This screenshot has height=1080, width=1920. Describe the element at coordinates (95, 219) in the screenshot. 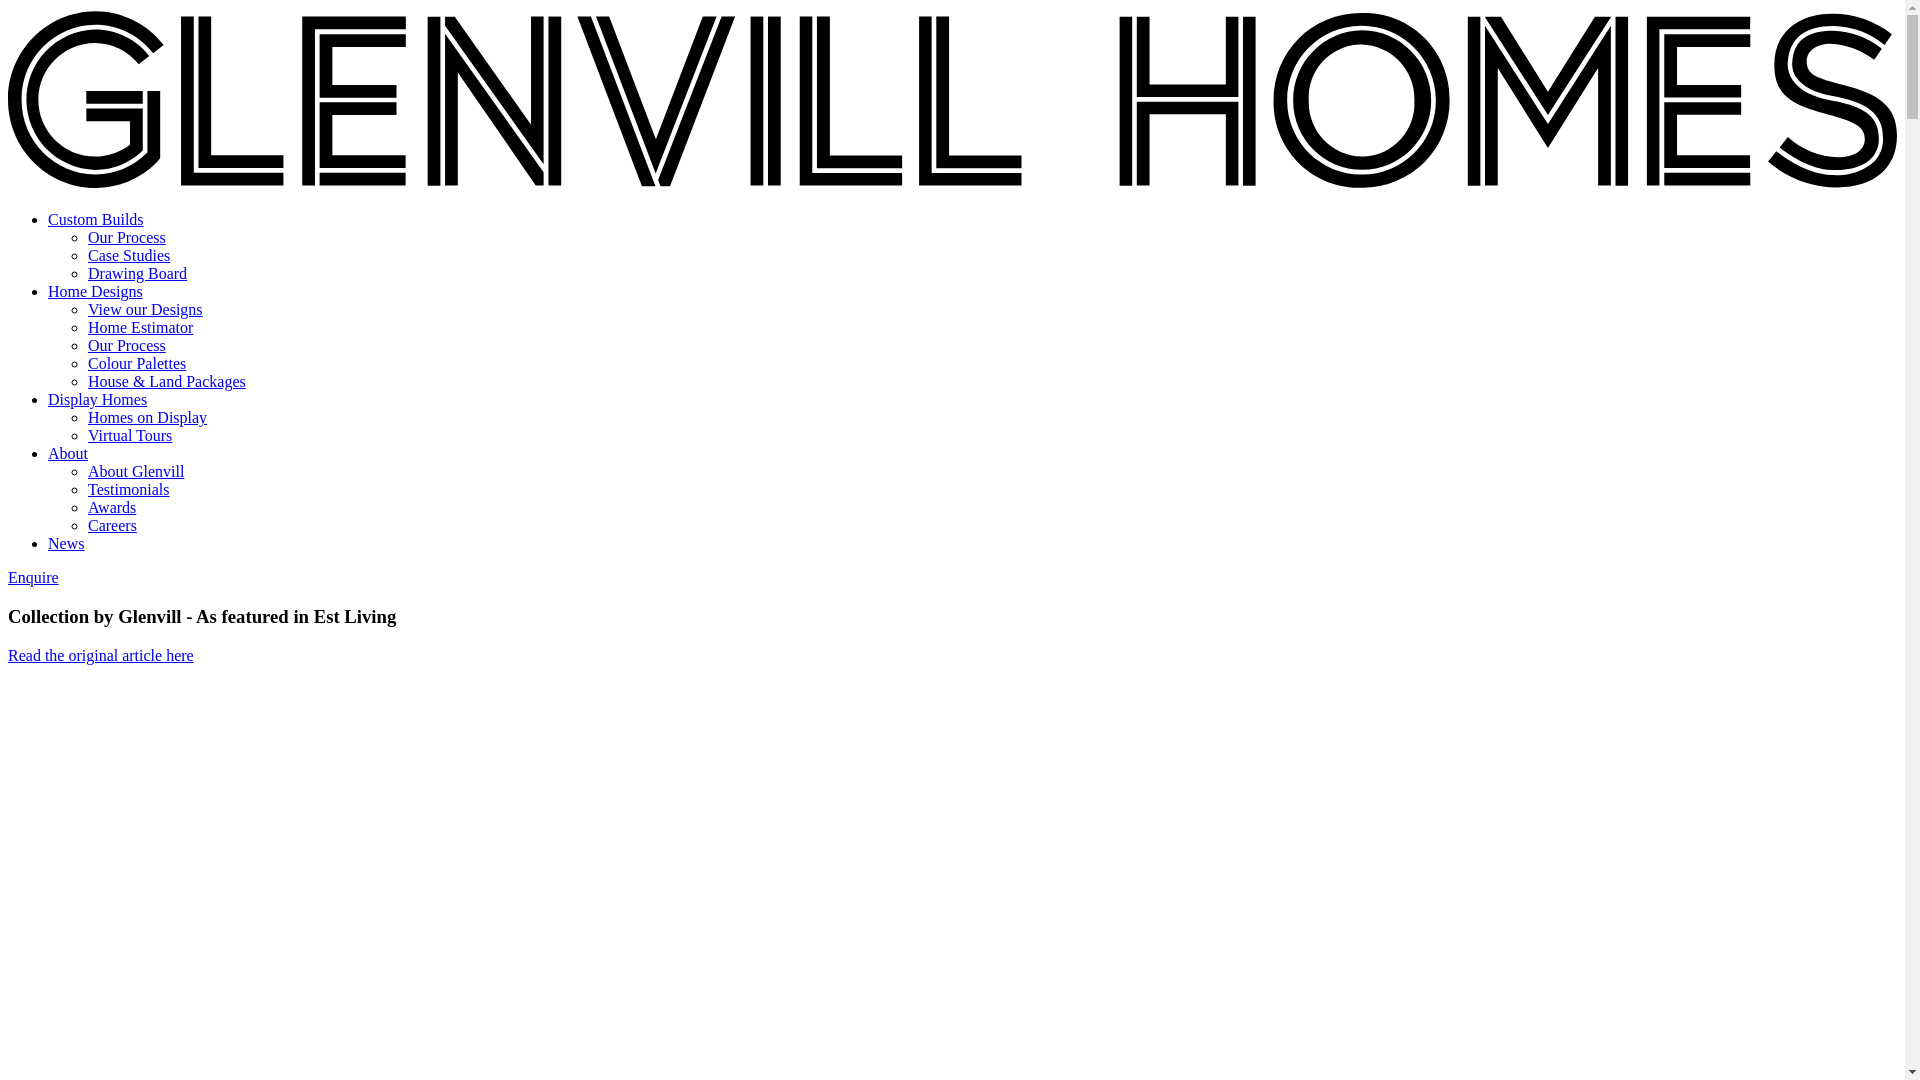

I see `'Custom Builds'` at that location.